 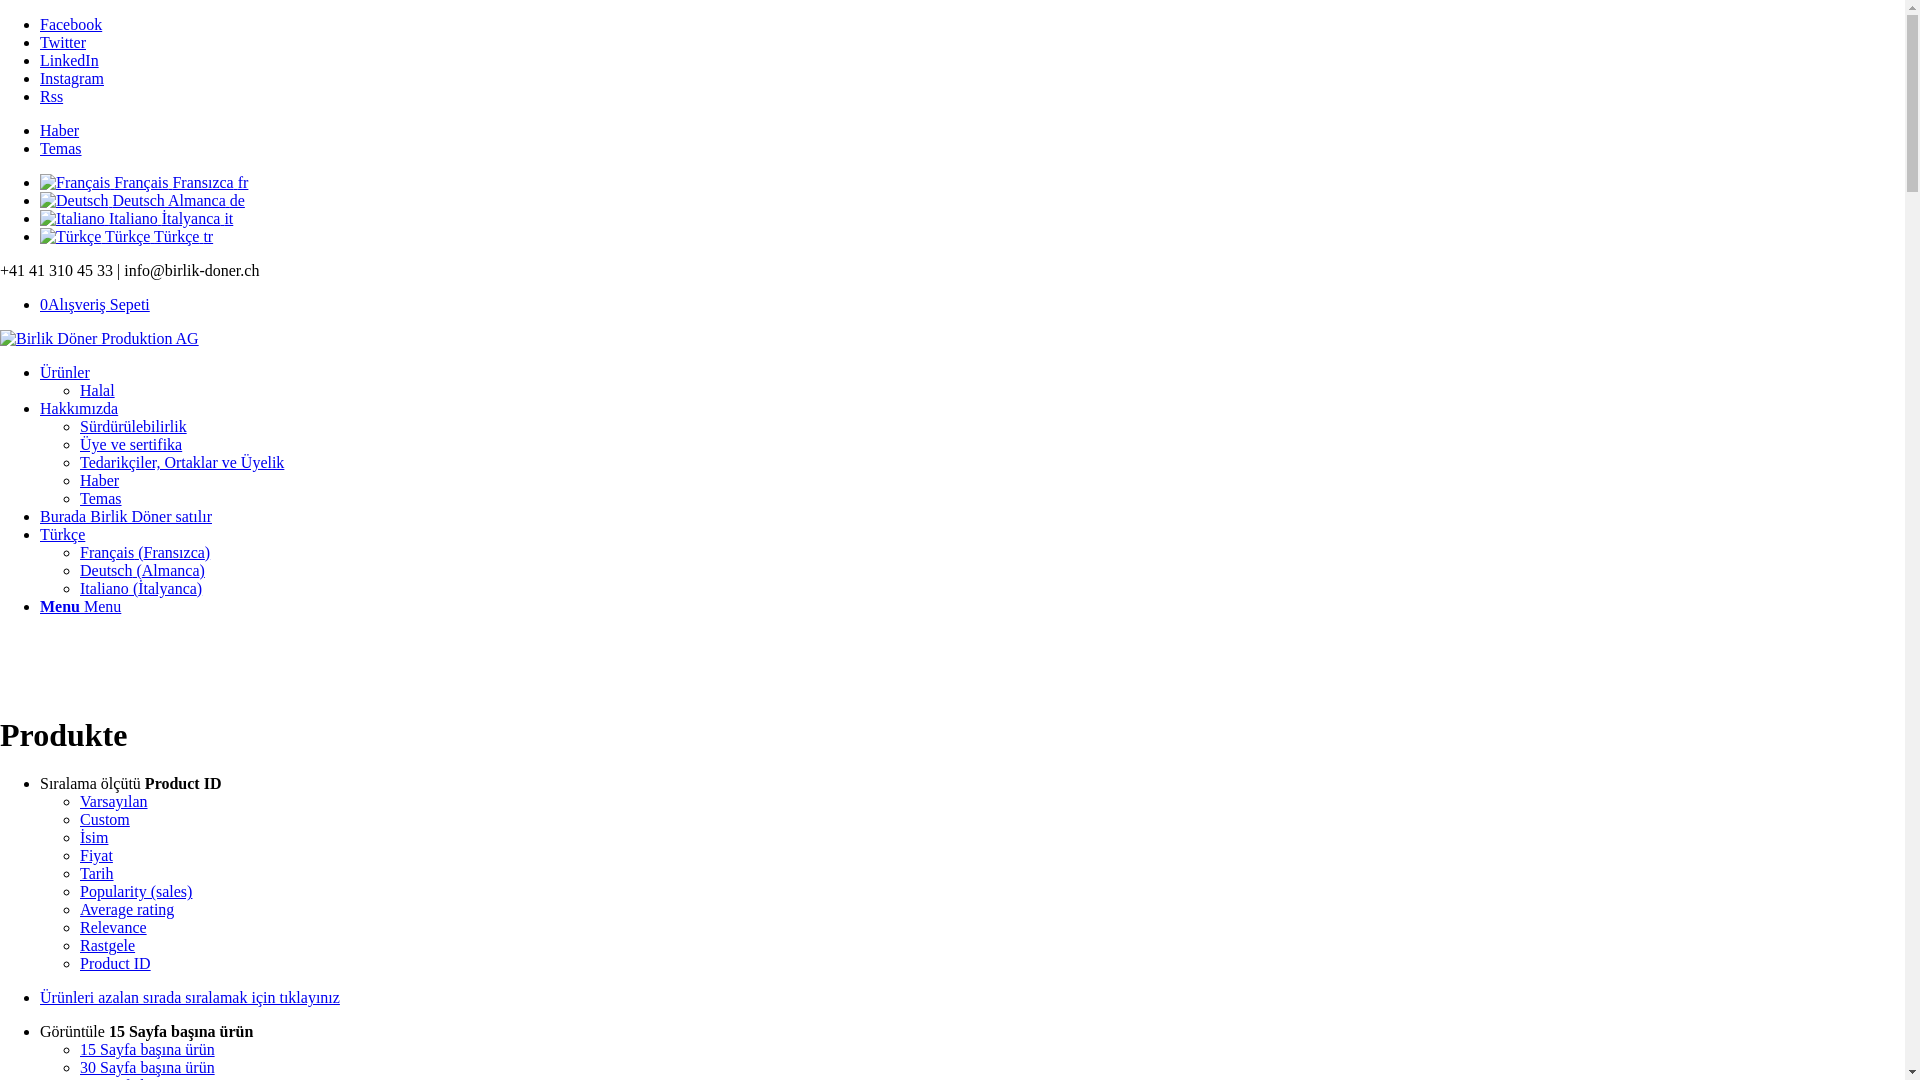 I want to click on 'Custom', so click(x=104, y=819).